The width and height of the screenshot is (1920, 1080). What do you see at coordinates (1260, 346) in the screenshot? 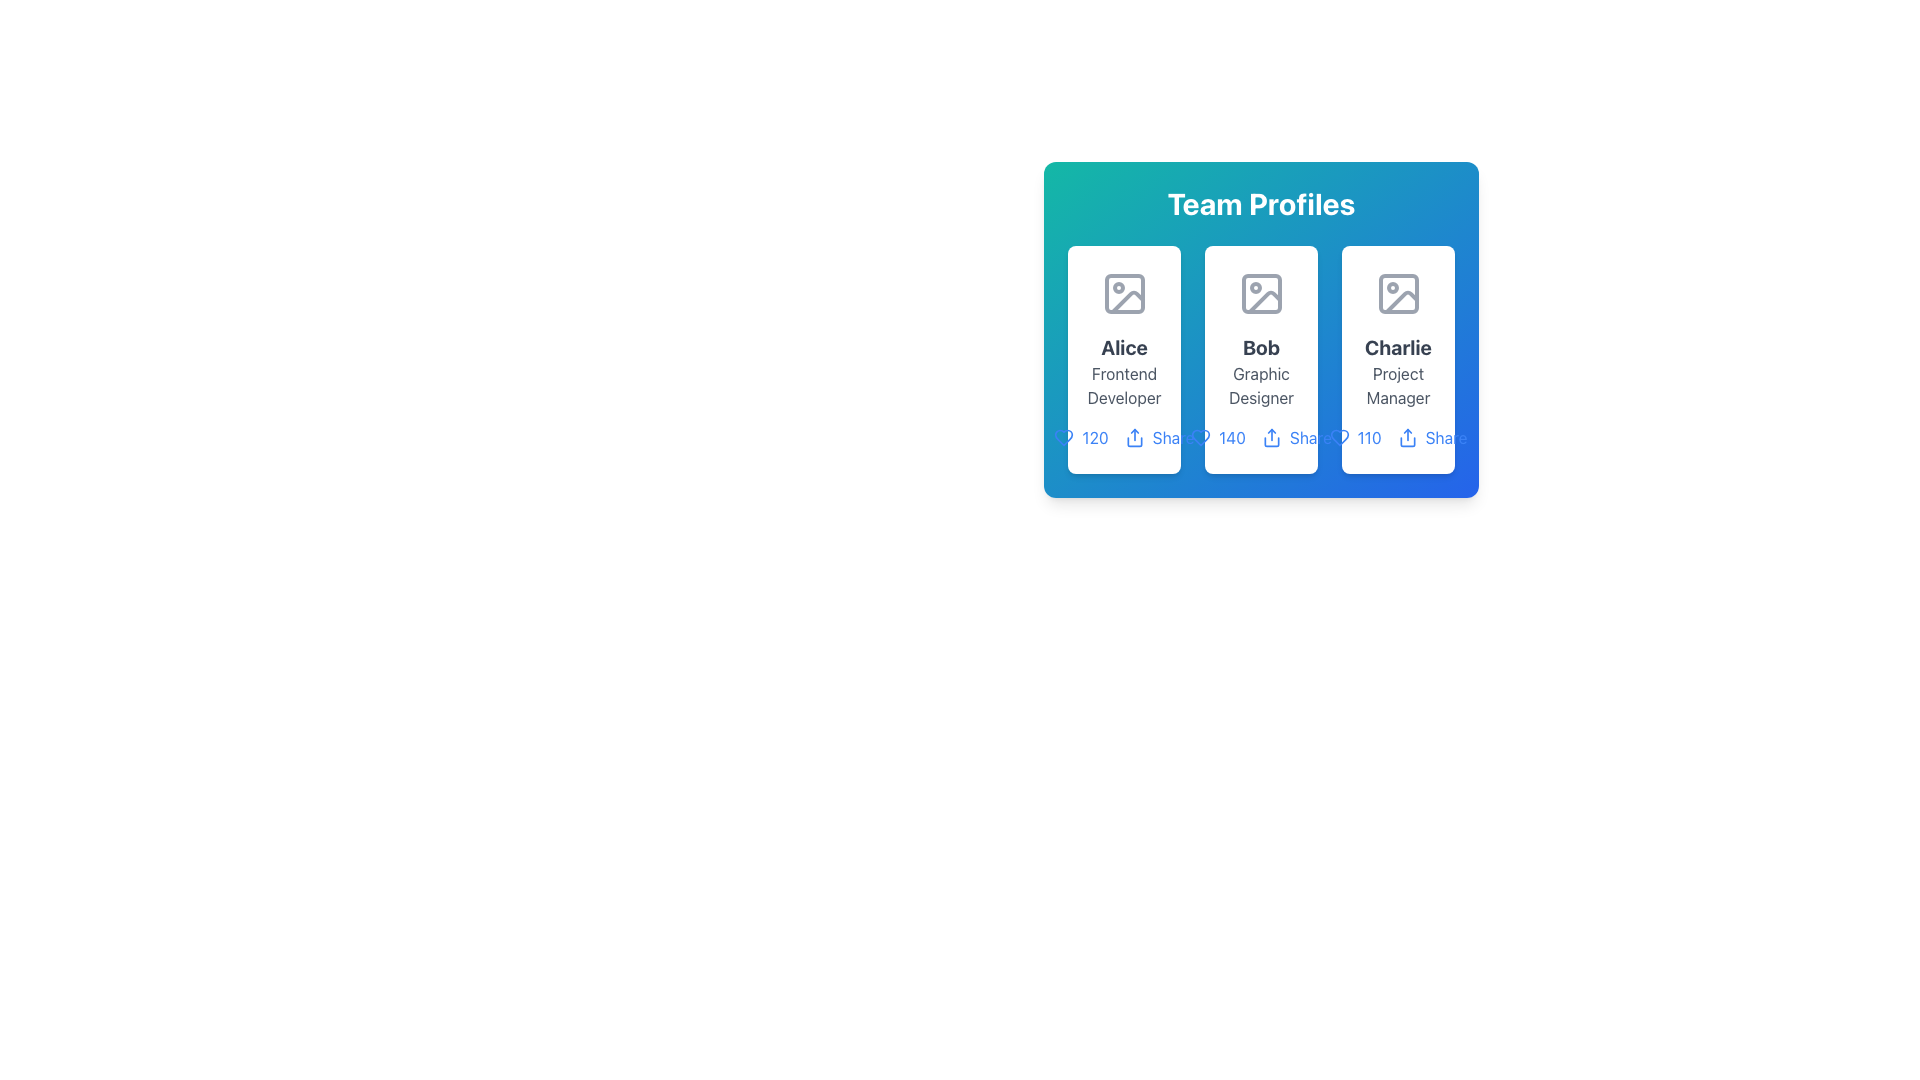
I see `the text label displaying the name 'Bob', which is positioned at the top center of the profile card in the 'Team Profiles' section` at bounding box center [1260, 346].